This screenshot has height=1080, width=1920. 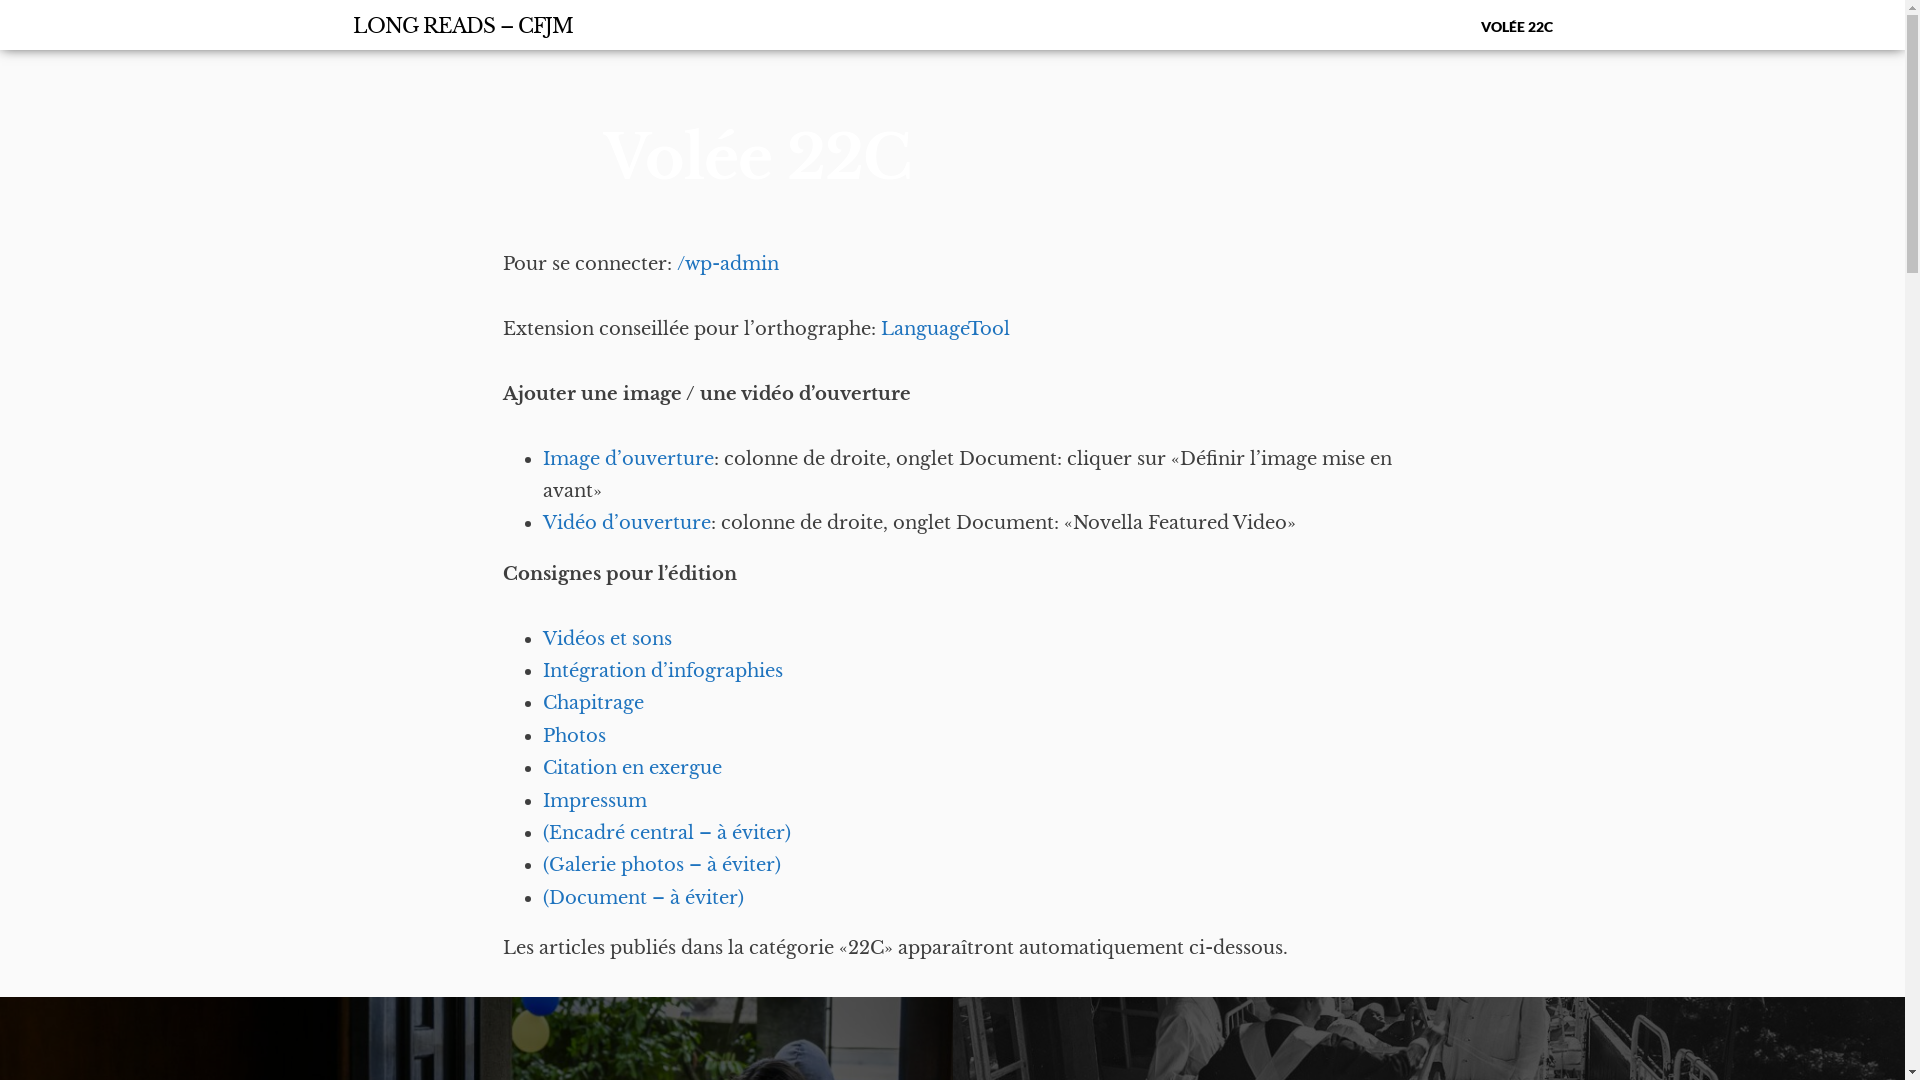 I want to click on 'Photos', so click(x=572, y=736).